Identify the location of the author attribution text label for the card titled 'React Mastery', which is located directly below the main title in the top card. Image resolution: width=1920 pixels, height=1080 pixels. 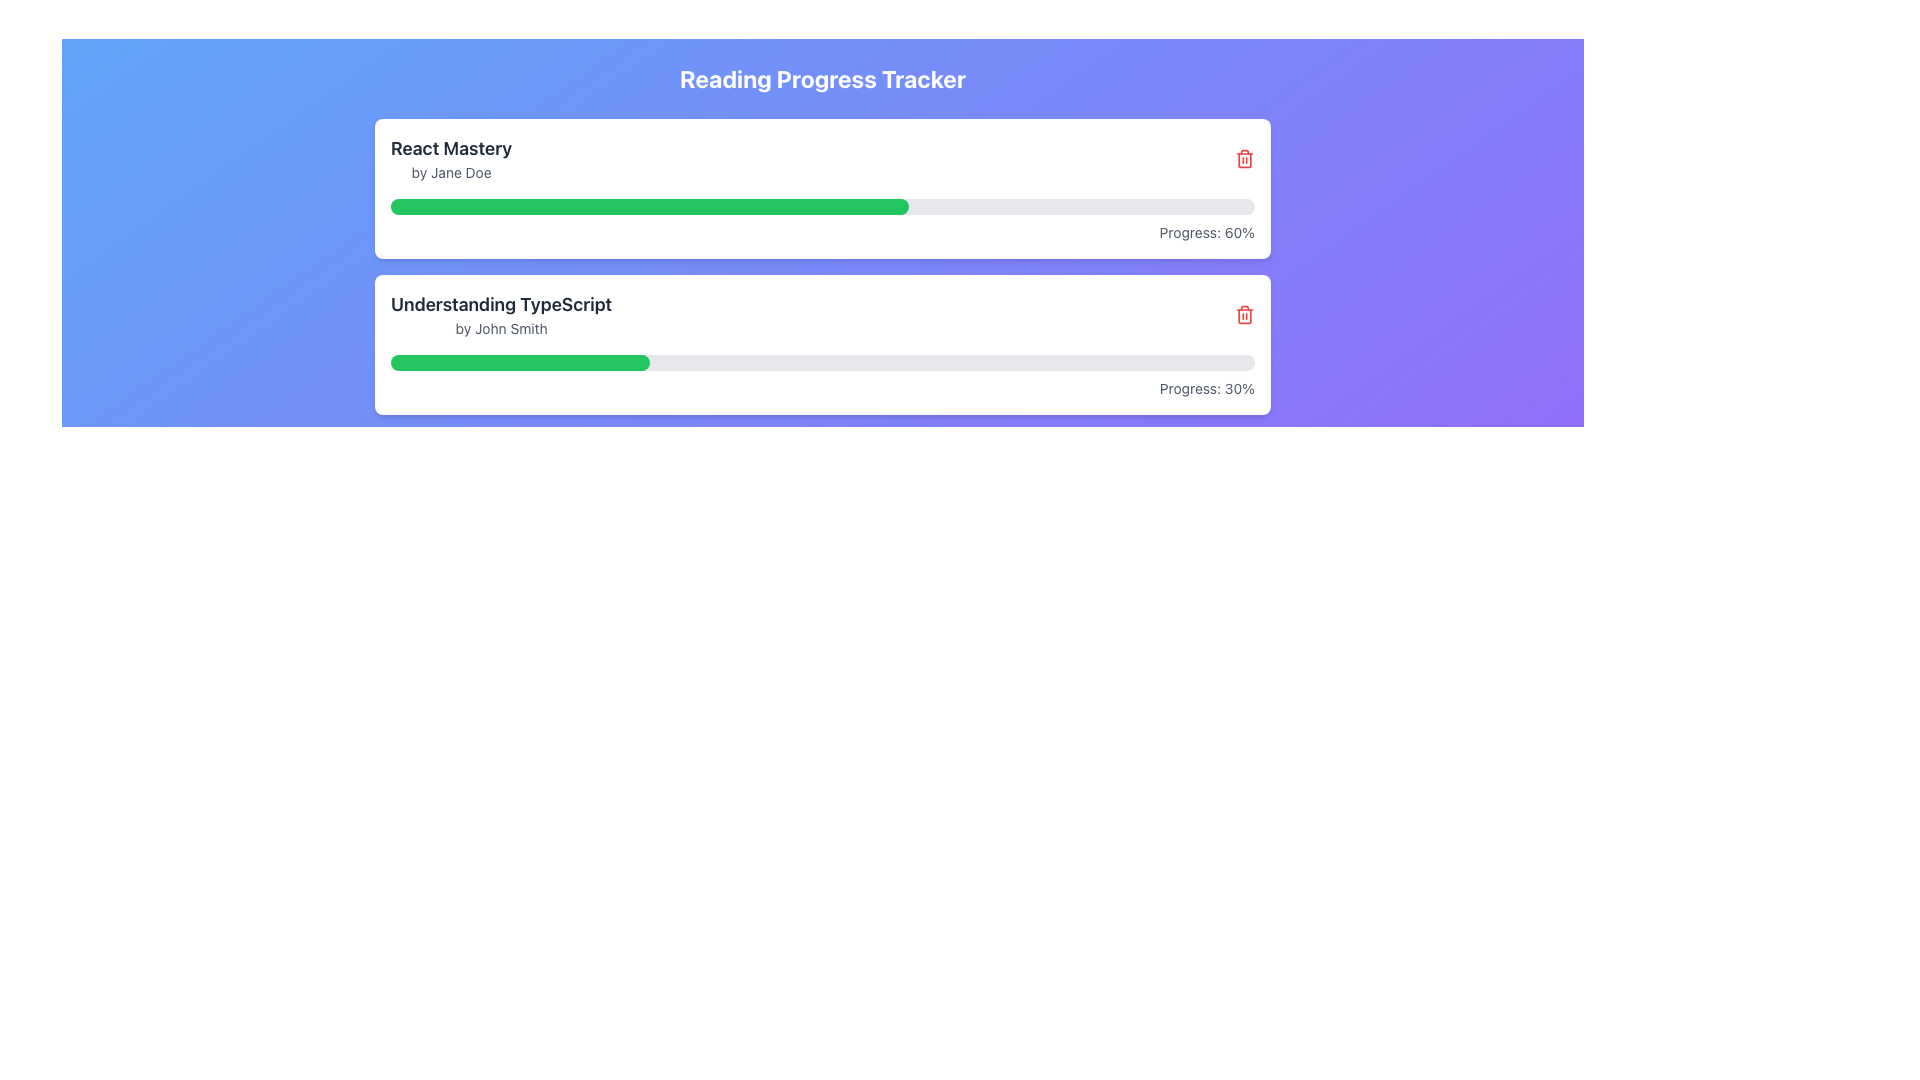
(450, 172).